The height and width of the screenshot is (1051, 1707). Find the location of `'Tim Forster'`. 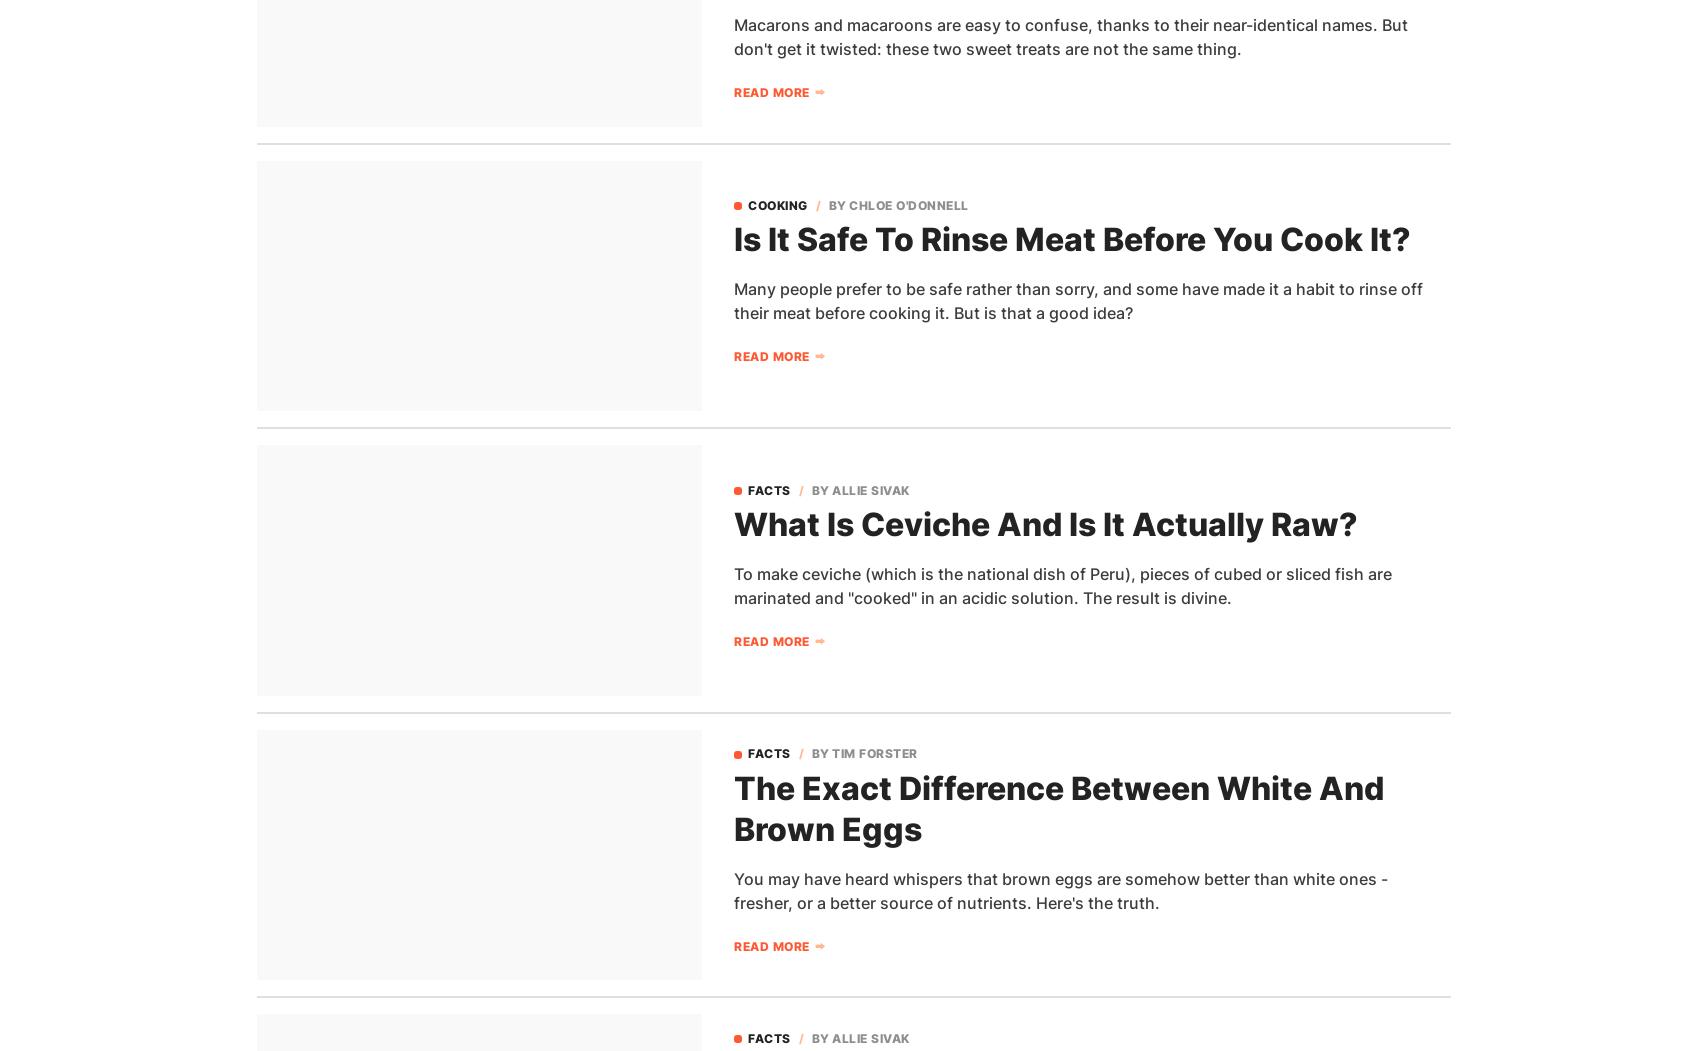

'Tim Forster' is located at coordinates (873, 753).